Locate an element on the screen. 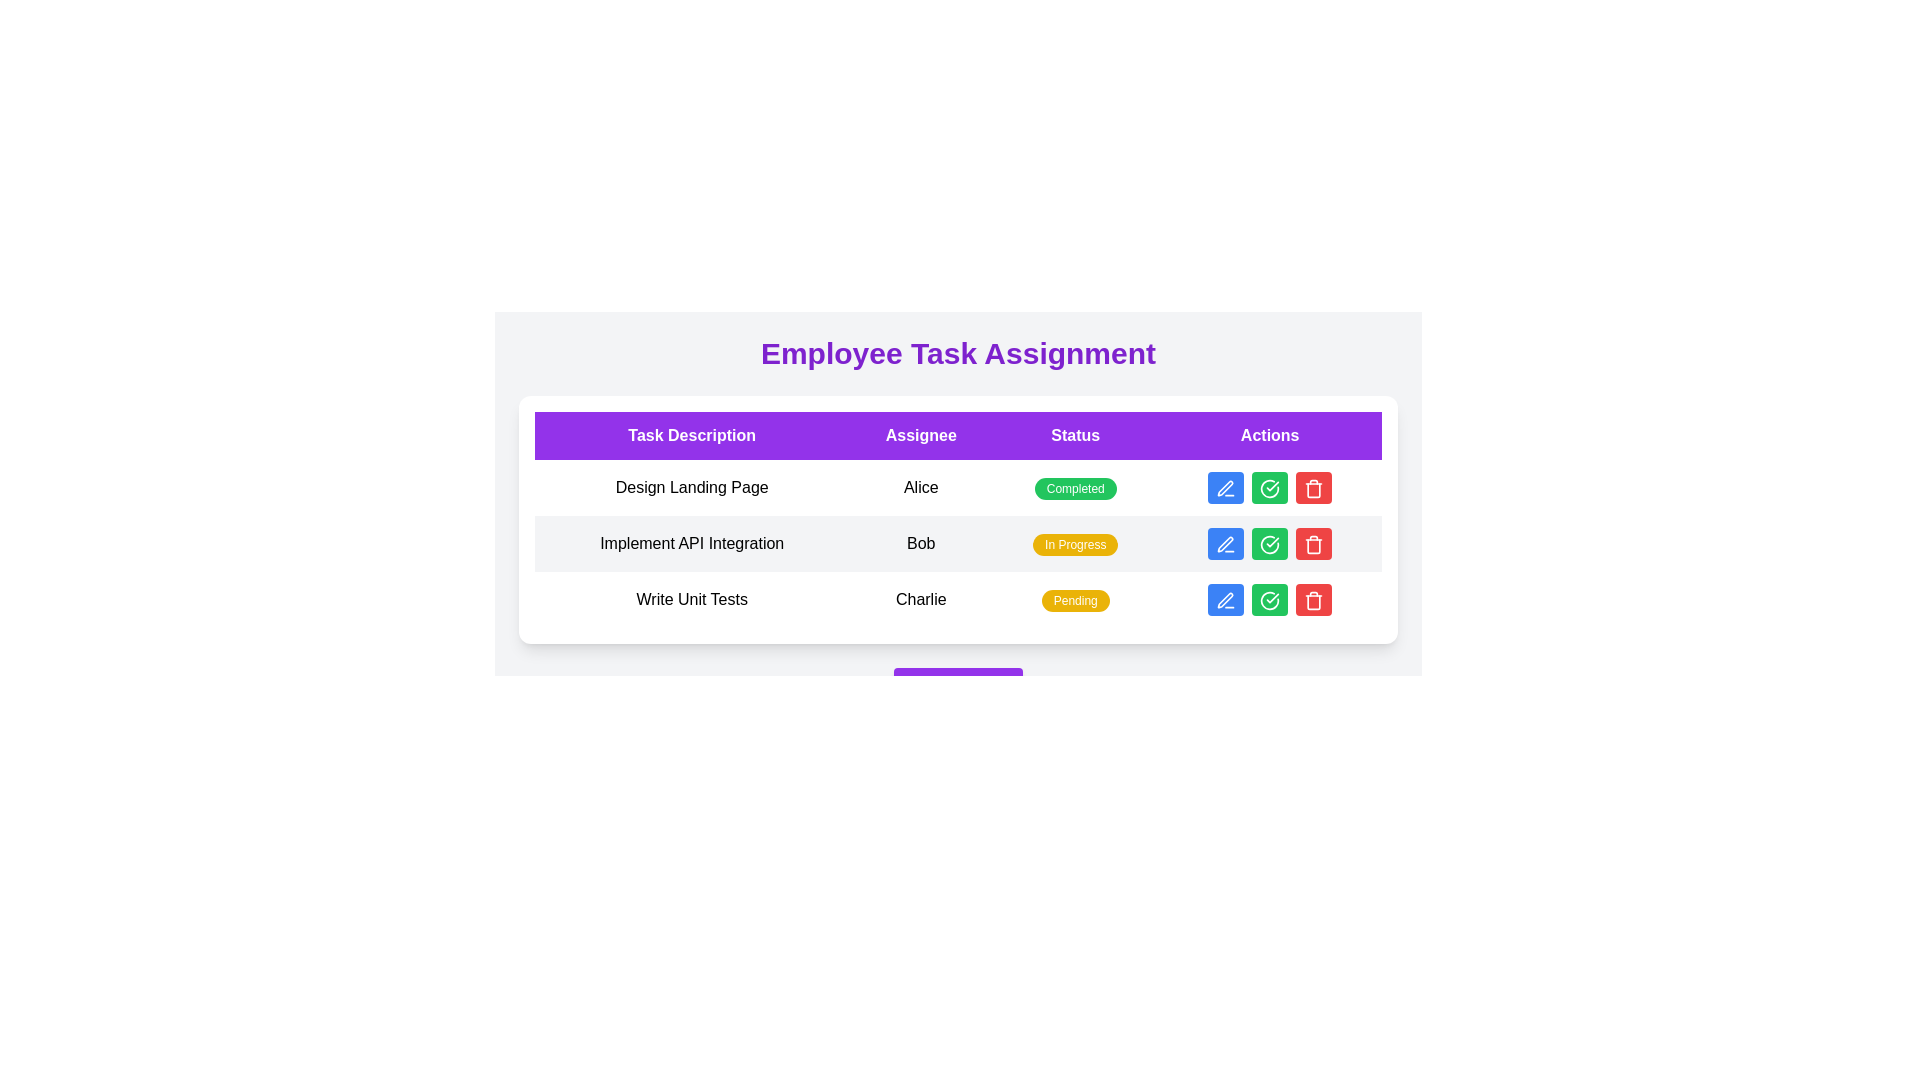 Image resolution: width=1920 pixels, height=1080 pixels. text displayed on the 'In Progress' Status Badge, which is a rounded rectangular badge in the second row of the table under the 'Status' column for the 'Implement API Integration' task is located at coordinates (1074, 543).